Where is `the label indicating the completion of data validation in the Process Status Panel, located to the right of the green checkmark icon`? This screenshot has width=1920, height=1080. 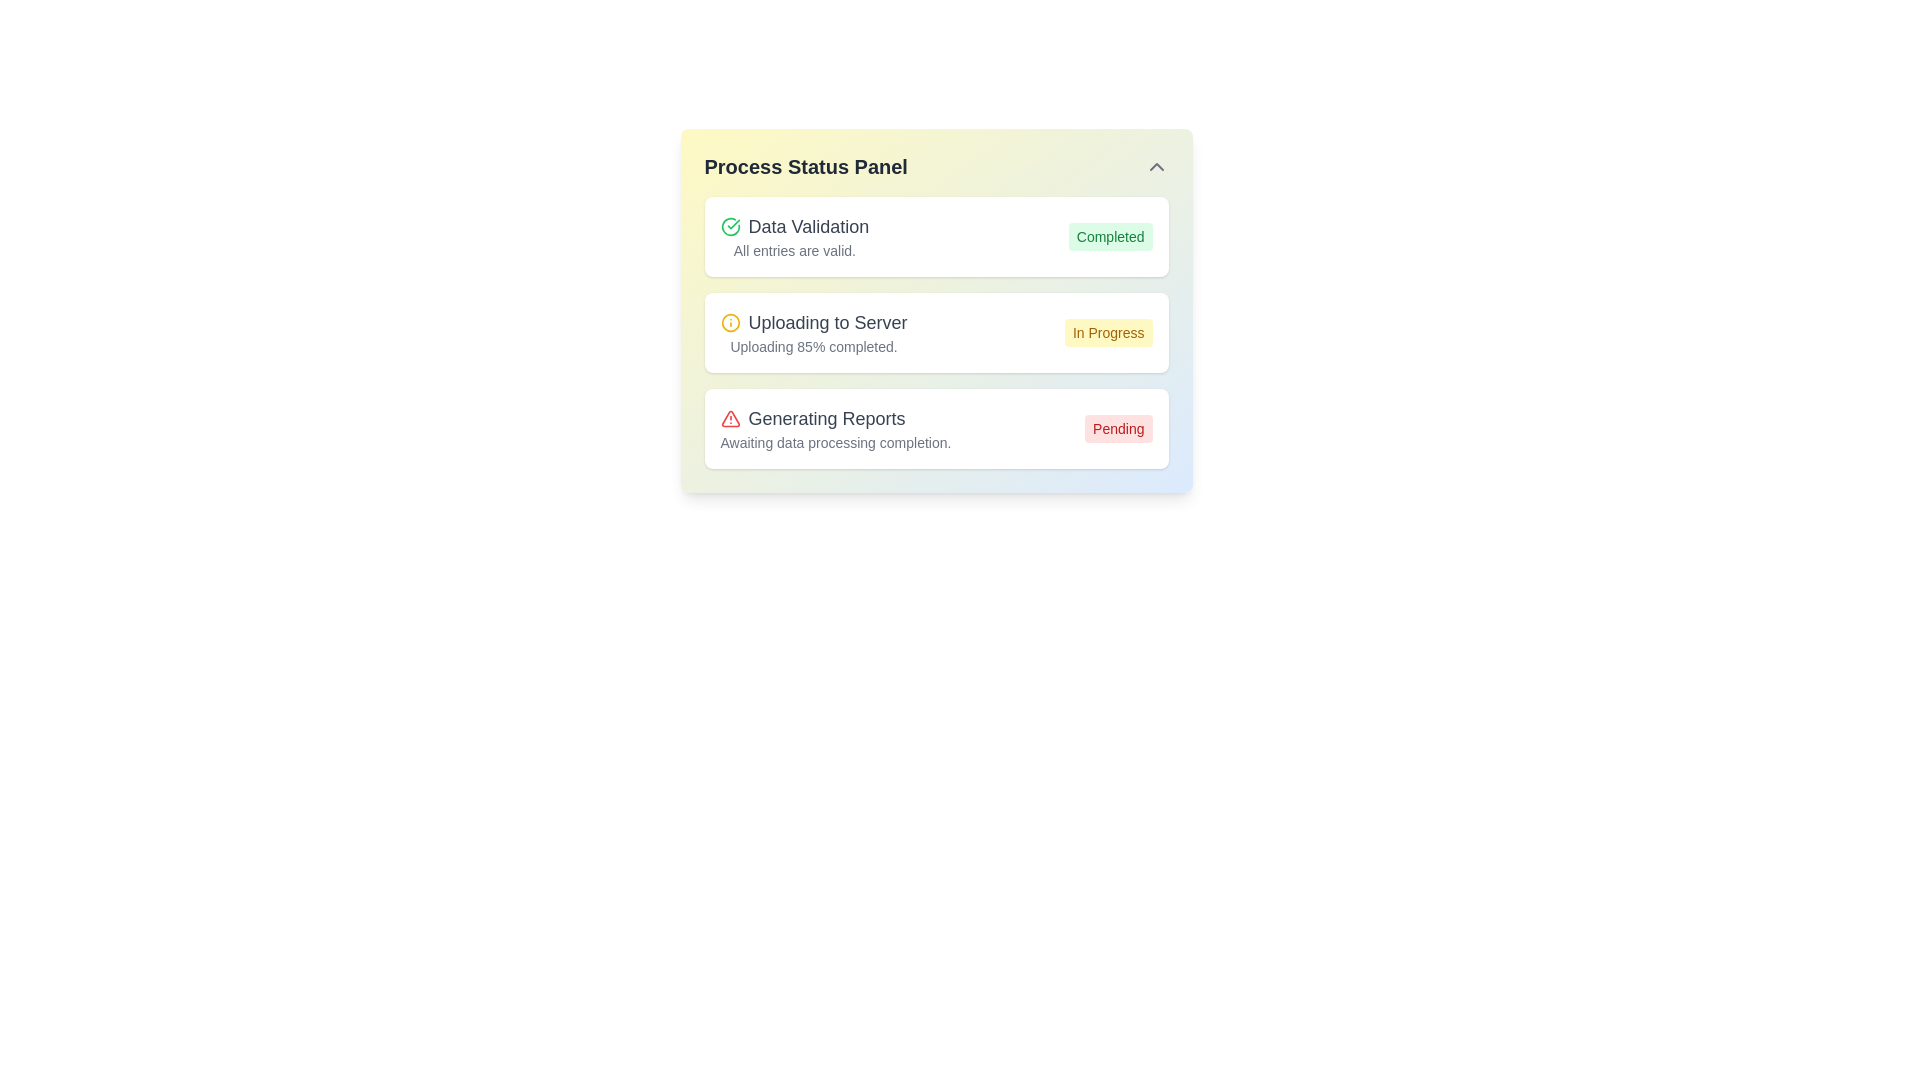
the label indicating the completion of data validation in the Process Status Panel, located to the right of the green checkmark icon is located at coordinates (793, 226).